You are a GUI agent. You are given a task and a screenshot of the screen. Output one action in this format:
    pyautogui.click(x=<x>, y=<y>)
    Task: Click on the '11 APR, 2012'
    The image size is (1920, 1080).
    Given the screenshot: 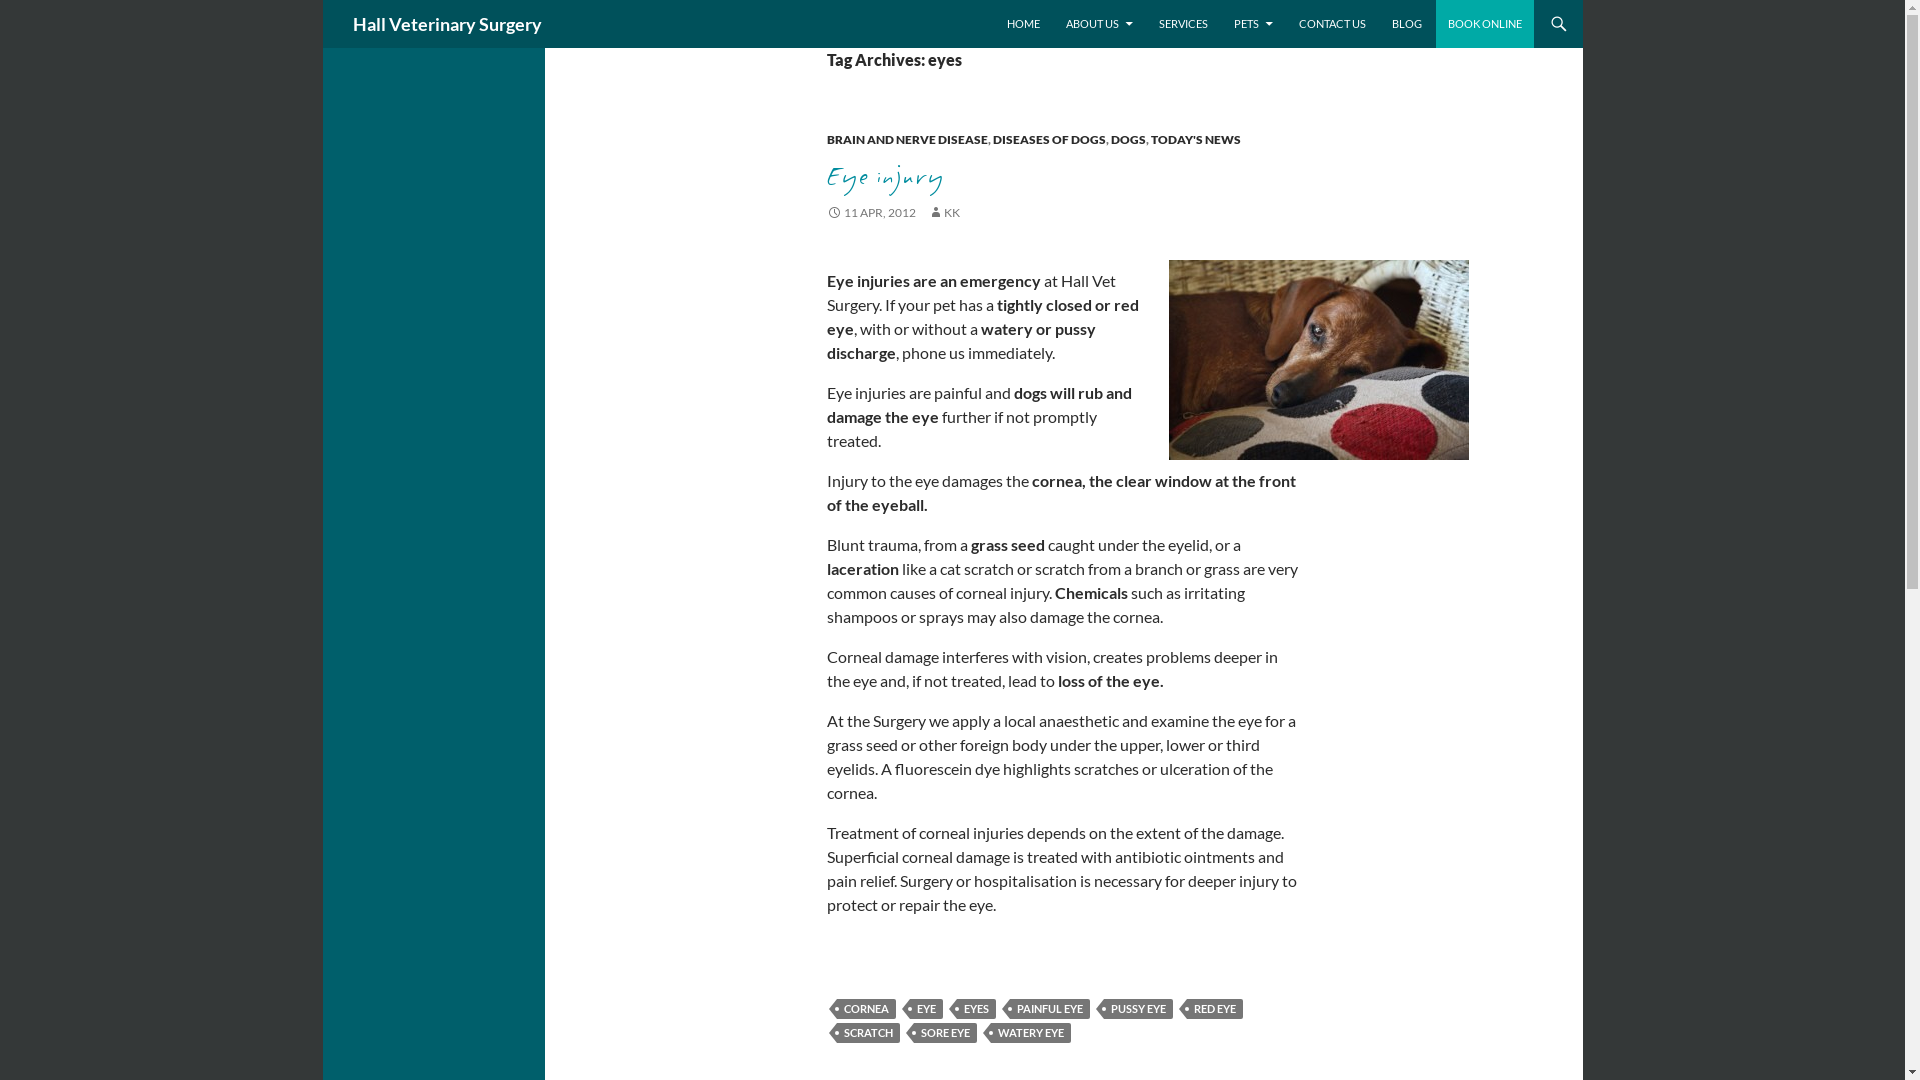 What is the action you would take?
    pyautogui.click(x=870, y=212)
    